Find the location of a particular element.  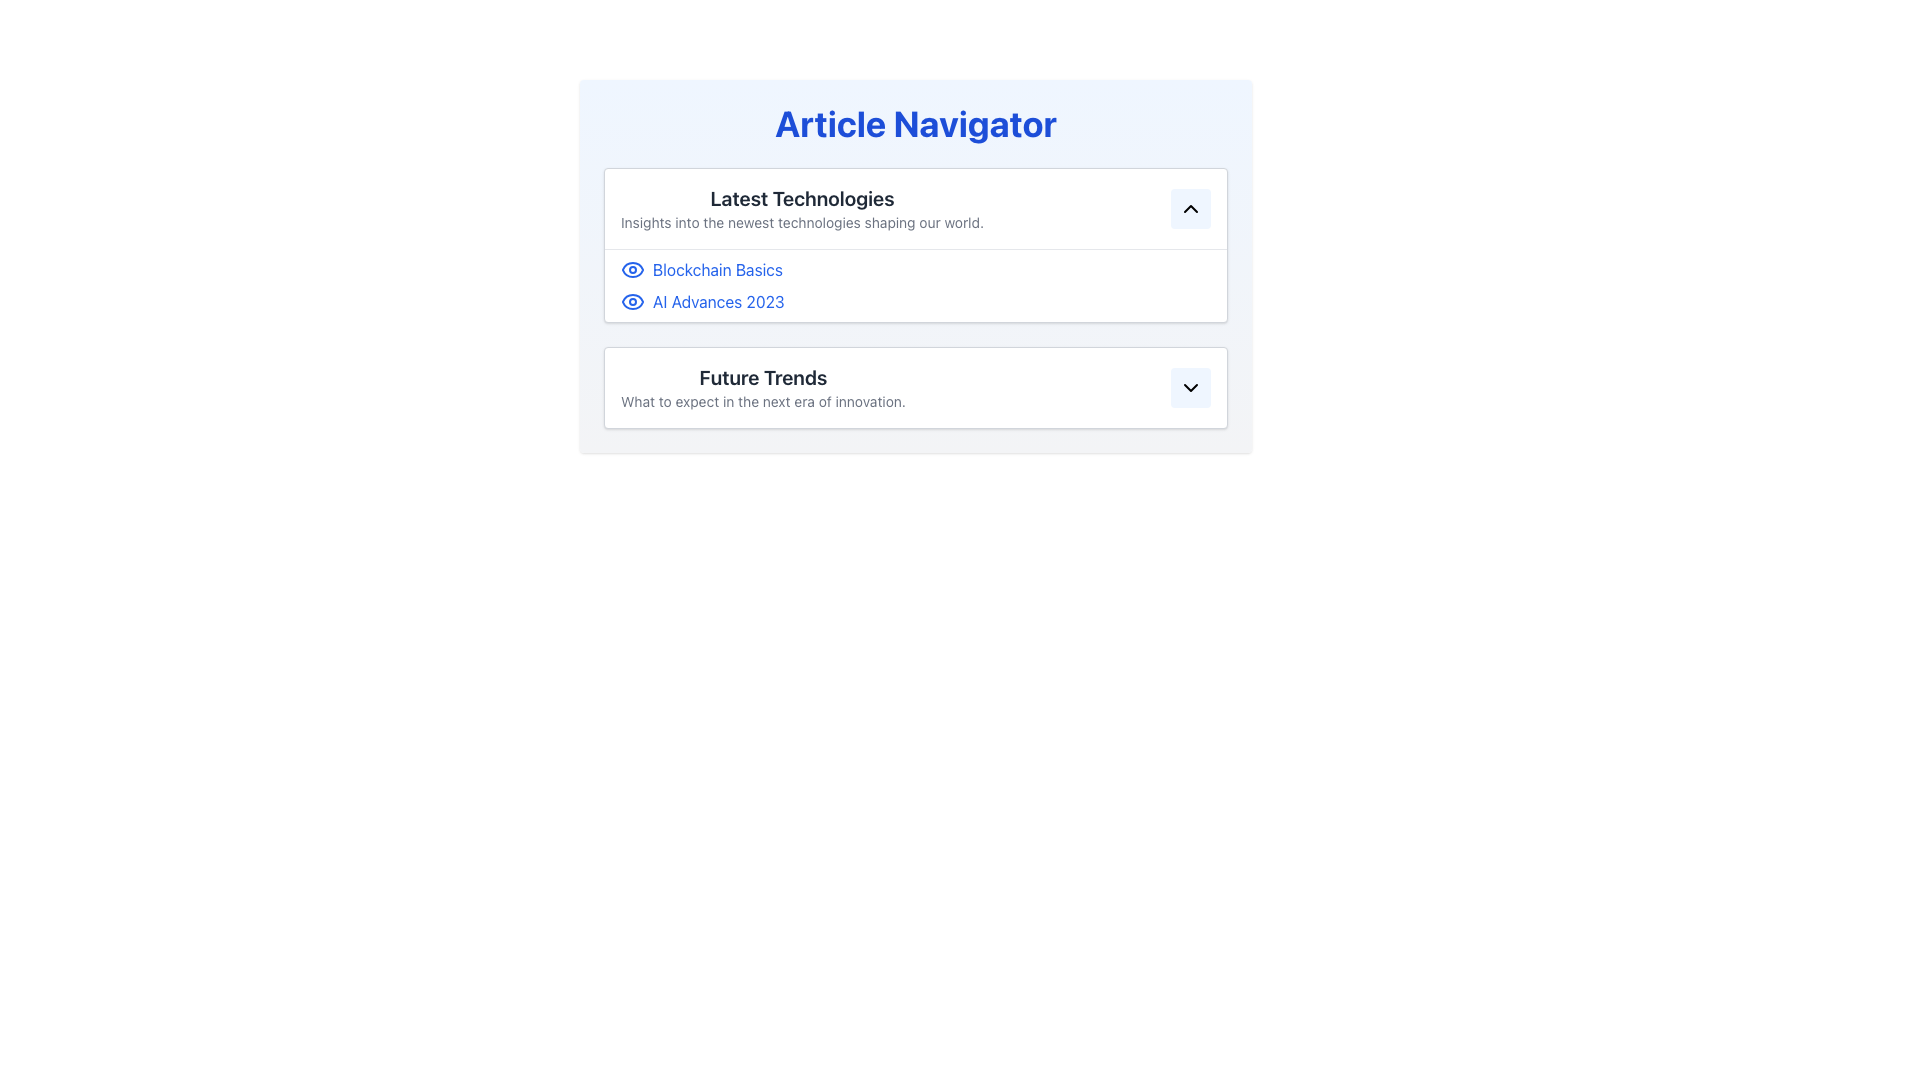

the small blue button with rounded corners and an upward-facing chevron icon located at the right end of the 'Latest Technologies' section header is located at coordinates (1190, 208).